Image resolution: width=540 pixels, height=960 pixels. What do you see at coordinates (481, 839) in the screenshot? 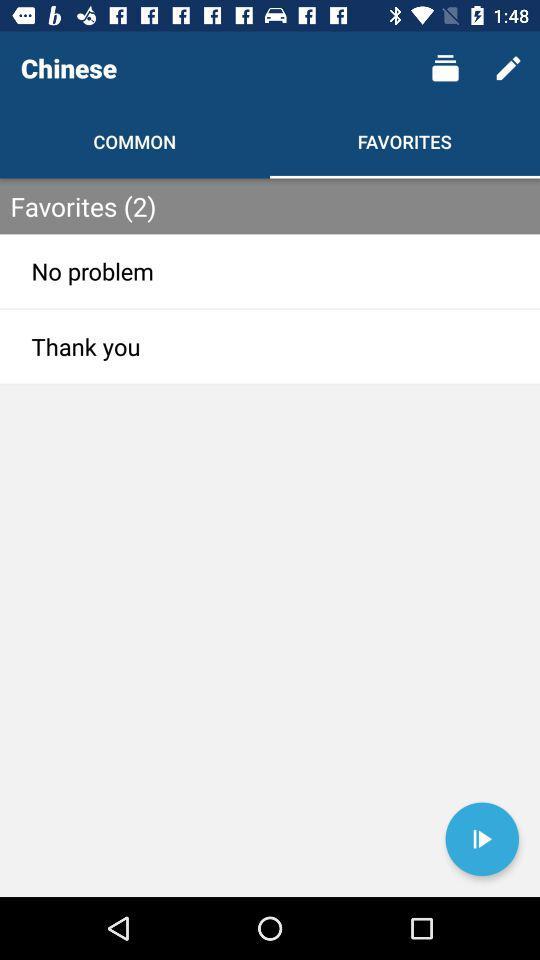
I see `play` at bounding box center [481, 839].